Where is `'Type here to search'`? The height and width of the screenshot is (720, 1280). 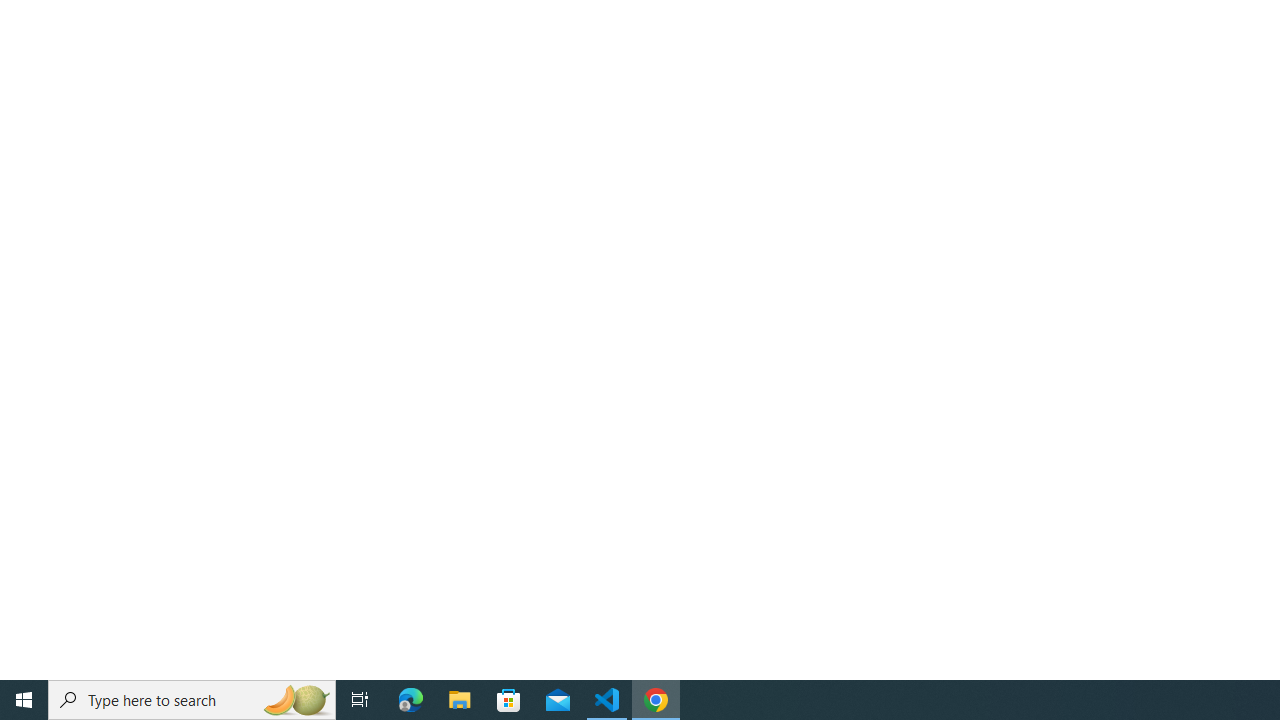
'Type here to search' is located at coordinates (192, 698).